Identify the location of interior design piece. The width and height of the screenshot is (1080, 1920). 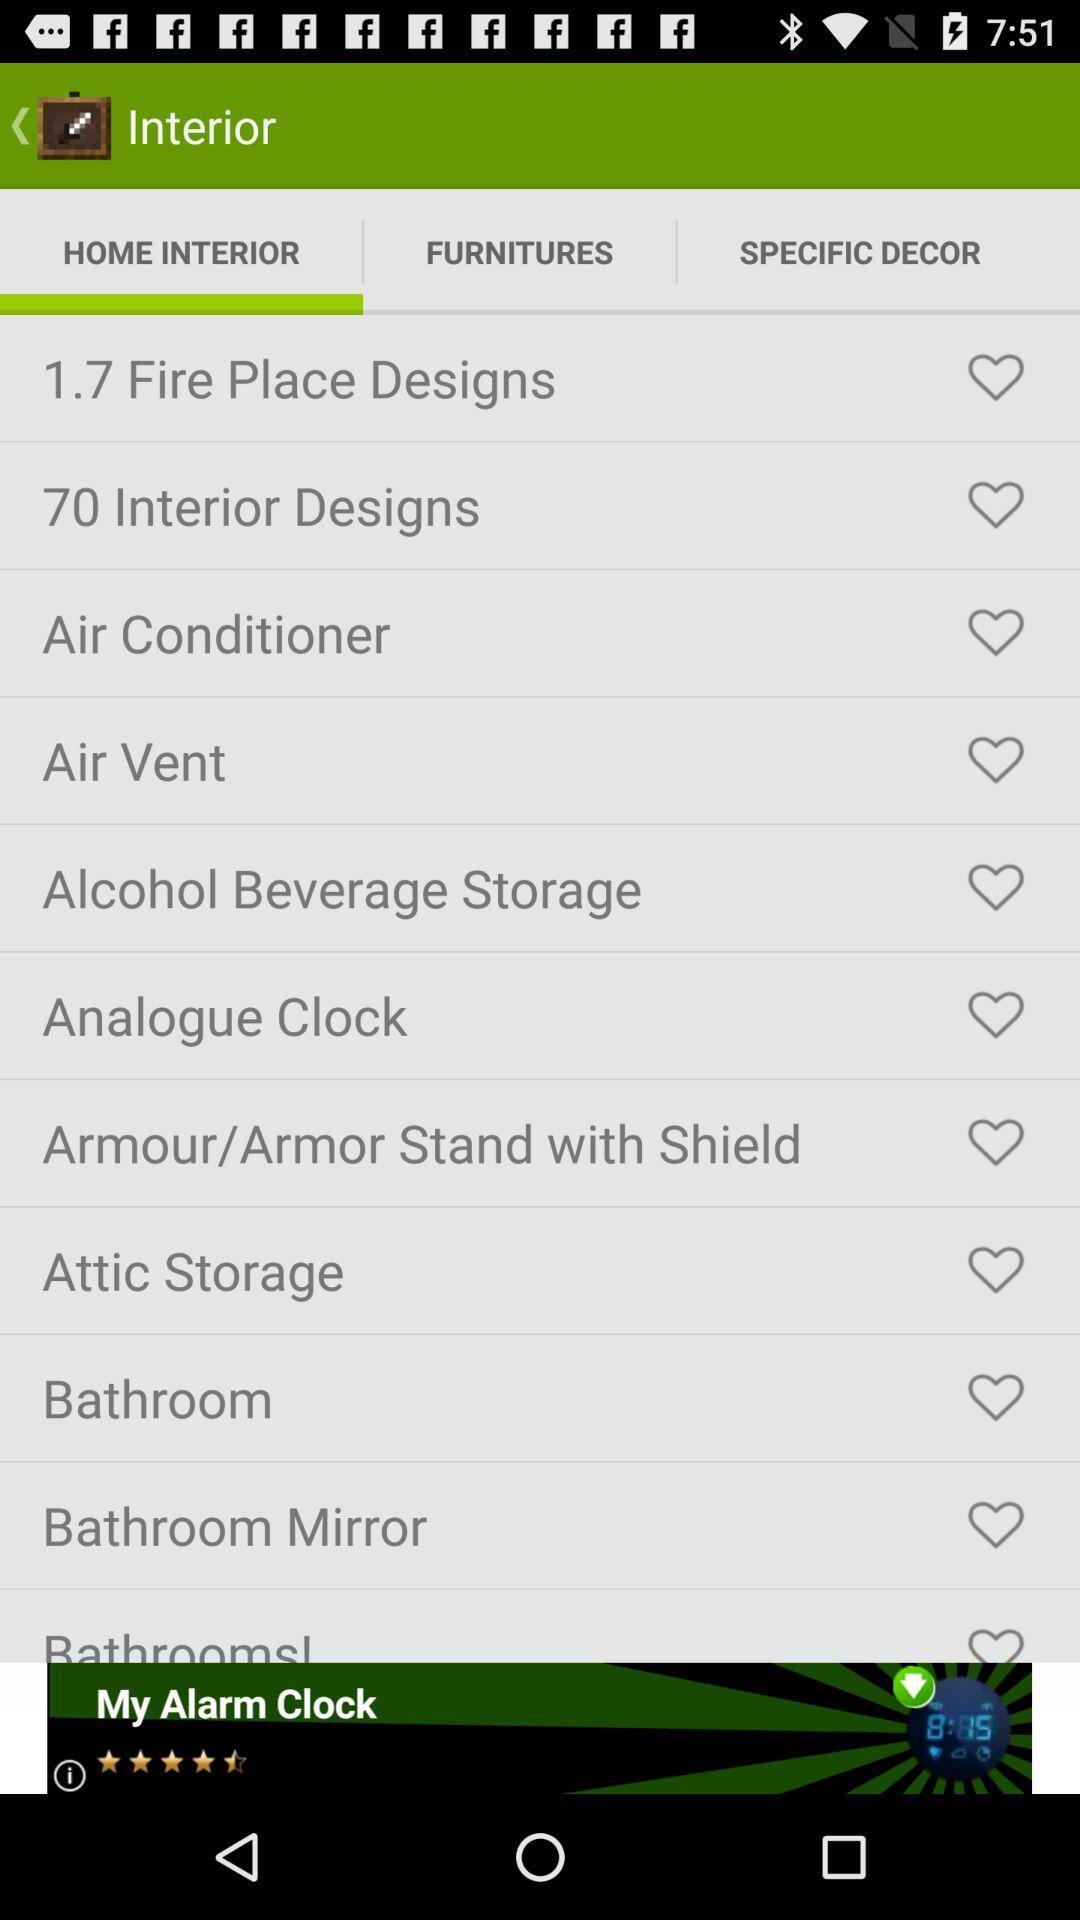
(995, 1524).